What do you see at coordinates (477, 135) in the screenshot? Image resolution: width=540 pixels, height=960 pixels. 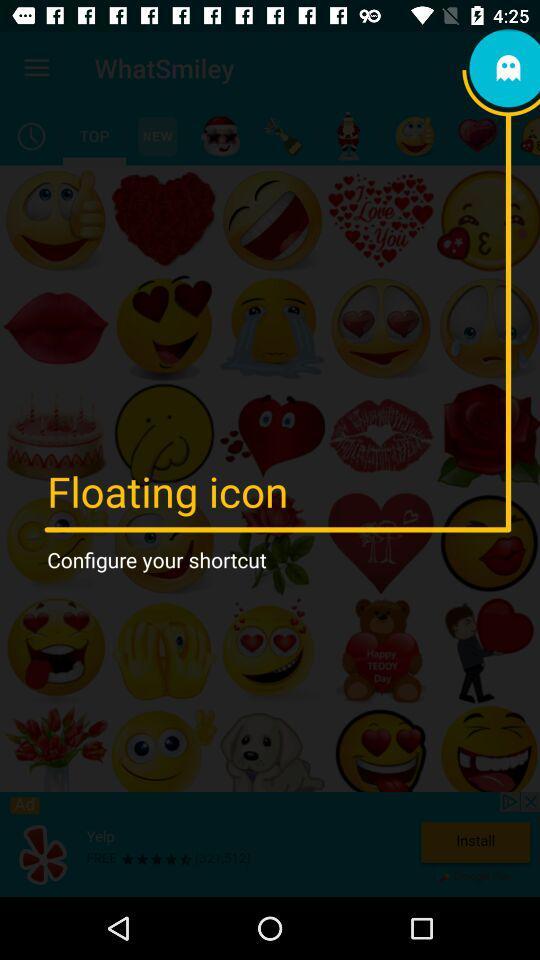 I see `heart emoji` at bounding box center [477, 135].